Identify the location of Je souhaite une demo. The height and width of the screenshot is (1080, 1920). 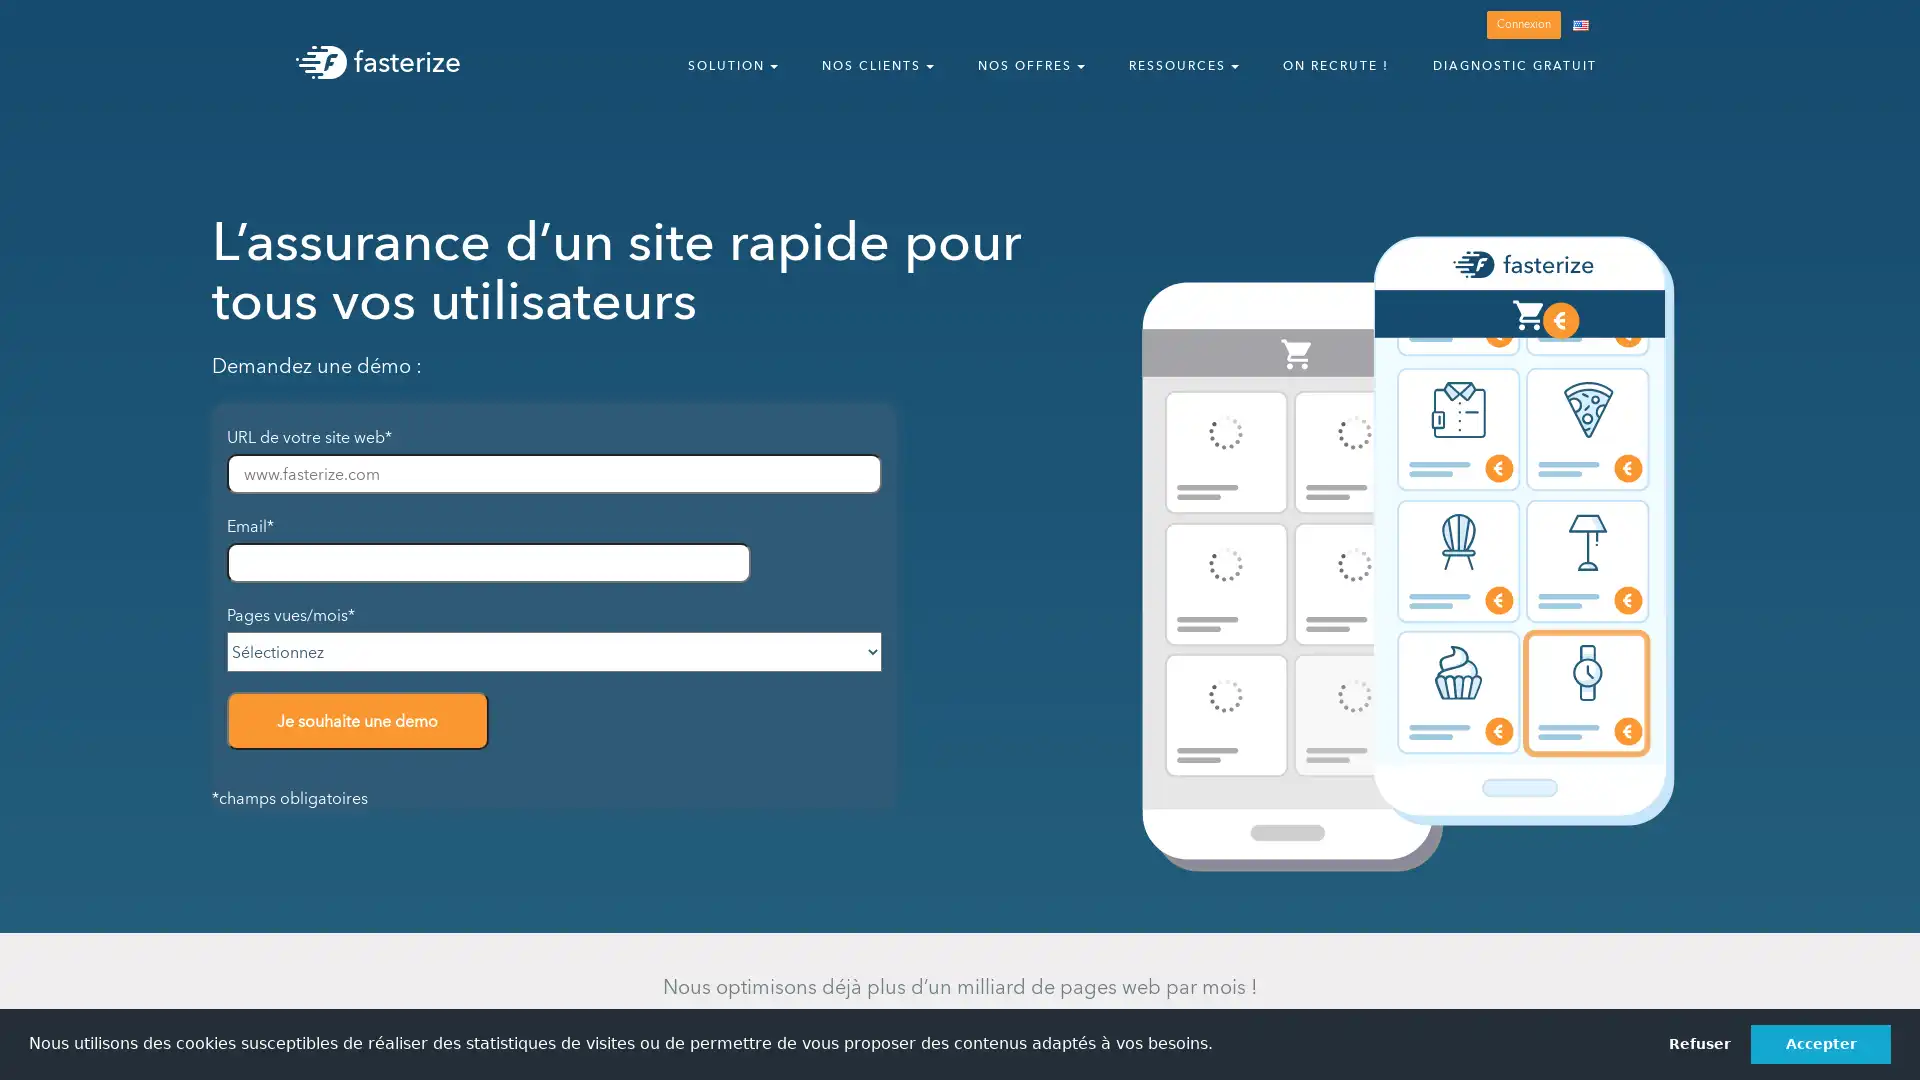
(357, 720).